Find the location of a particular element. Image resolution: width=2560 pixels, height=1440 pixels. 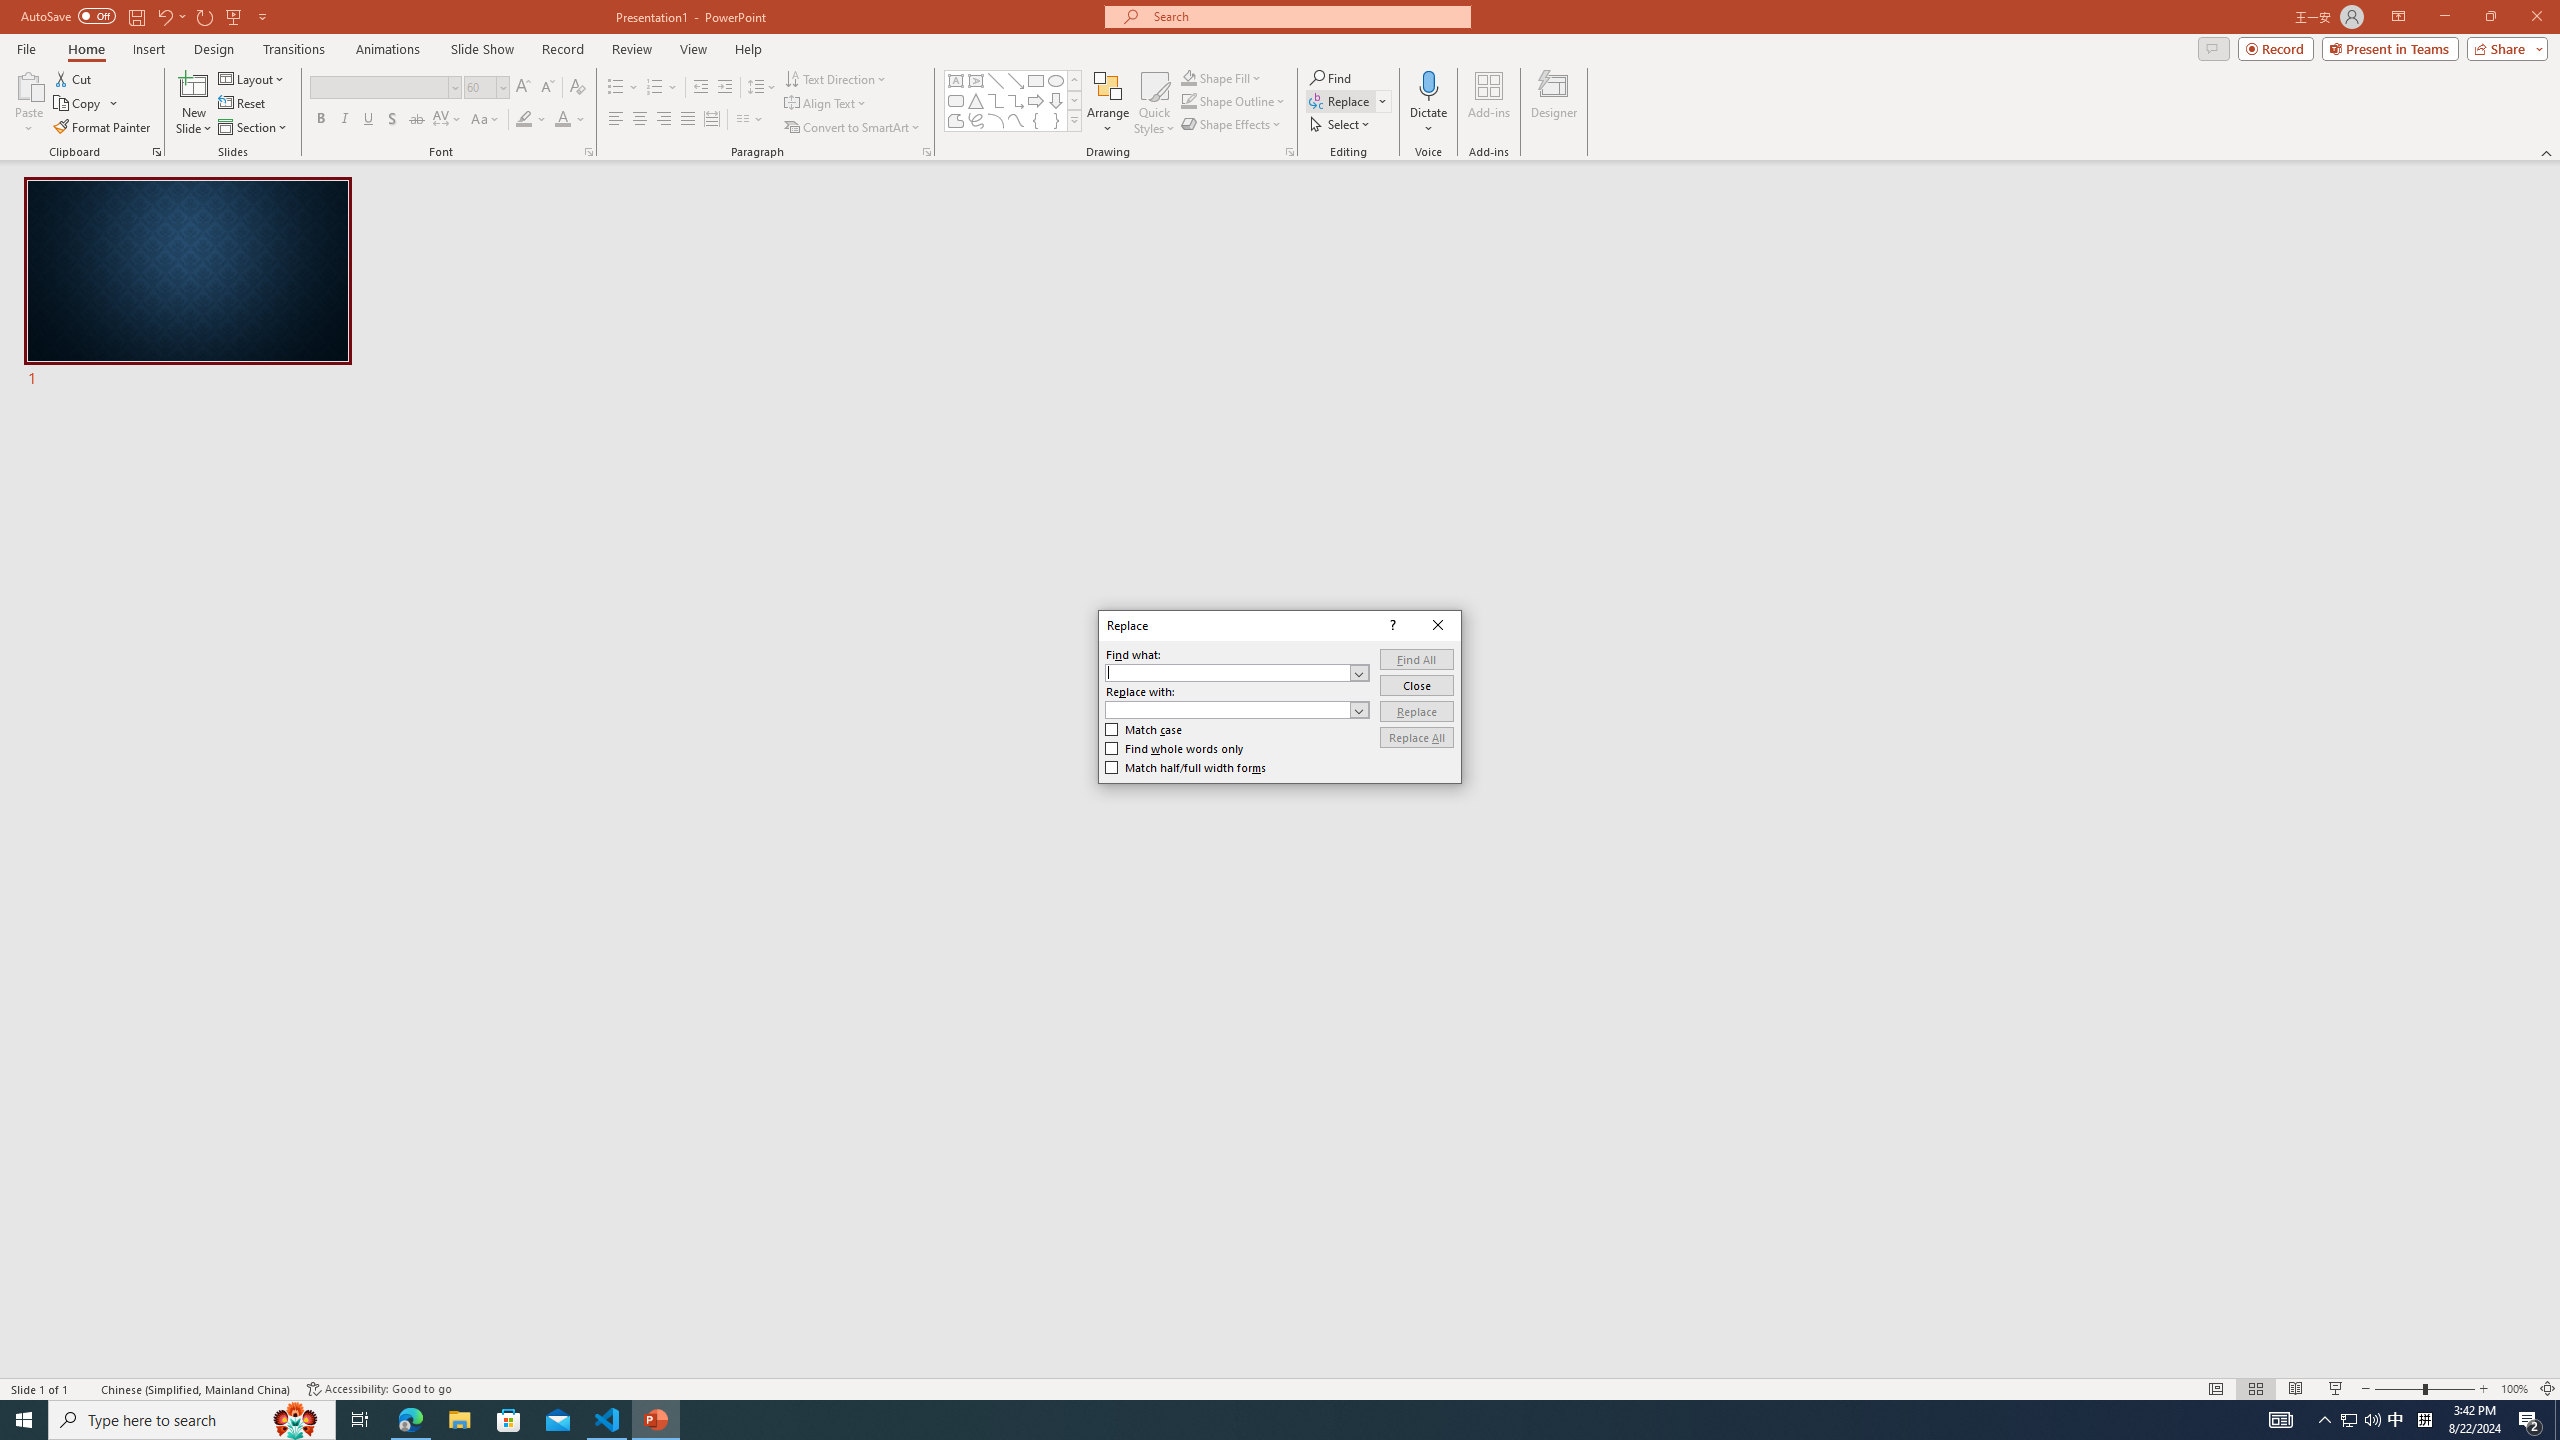

'Office Clipboard...' is located at coordinates (155, 150).